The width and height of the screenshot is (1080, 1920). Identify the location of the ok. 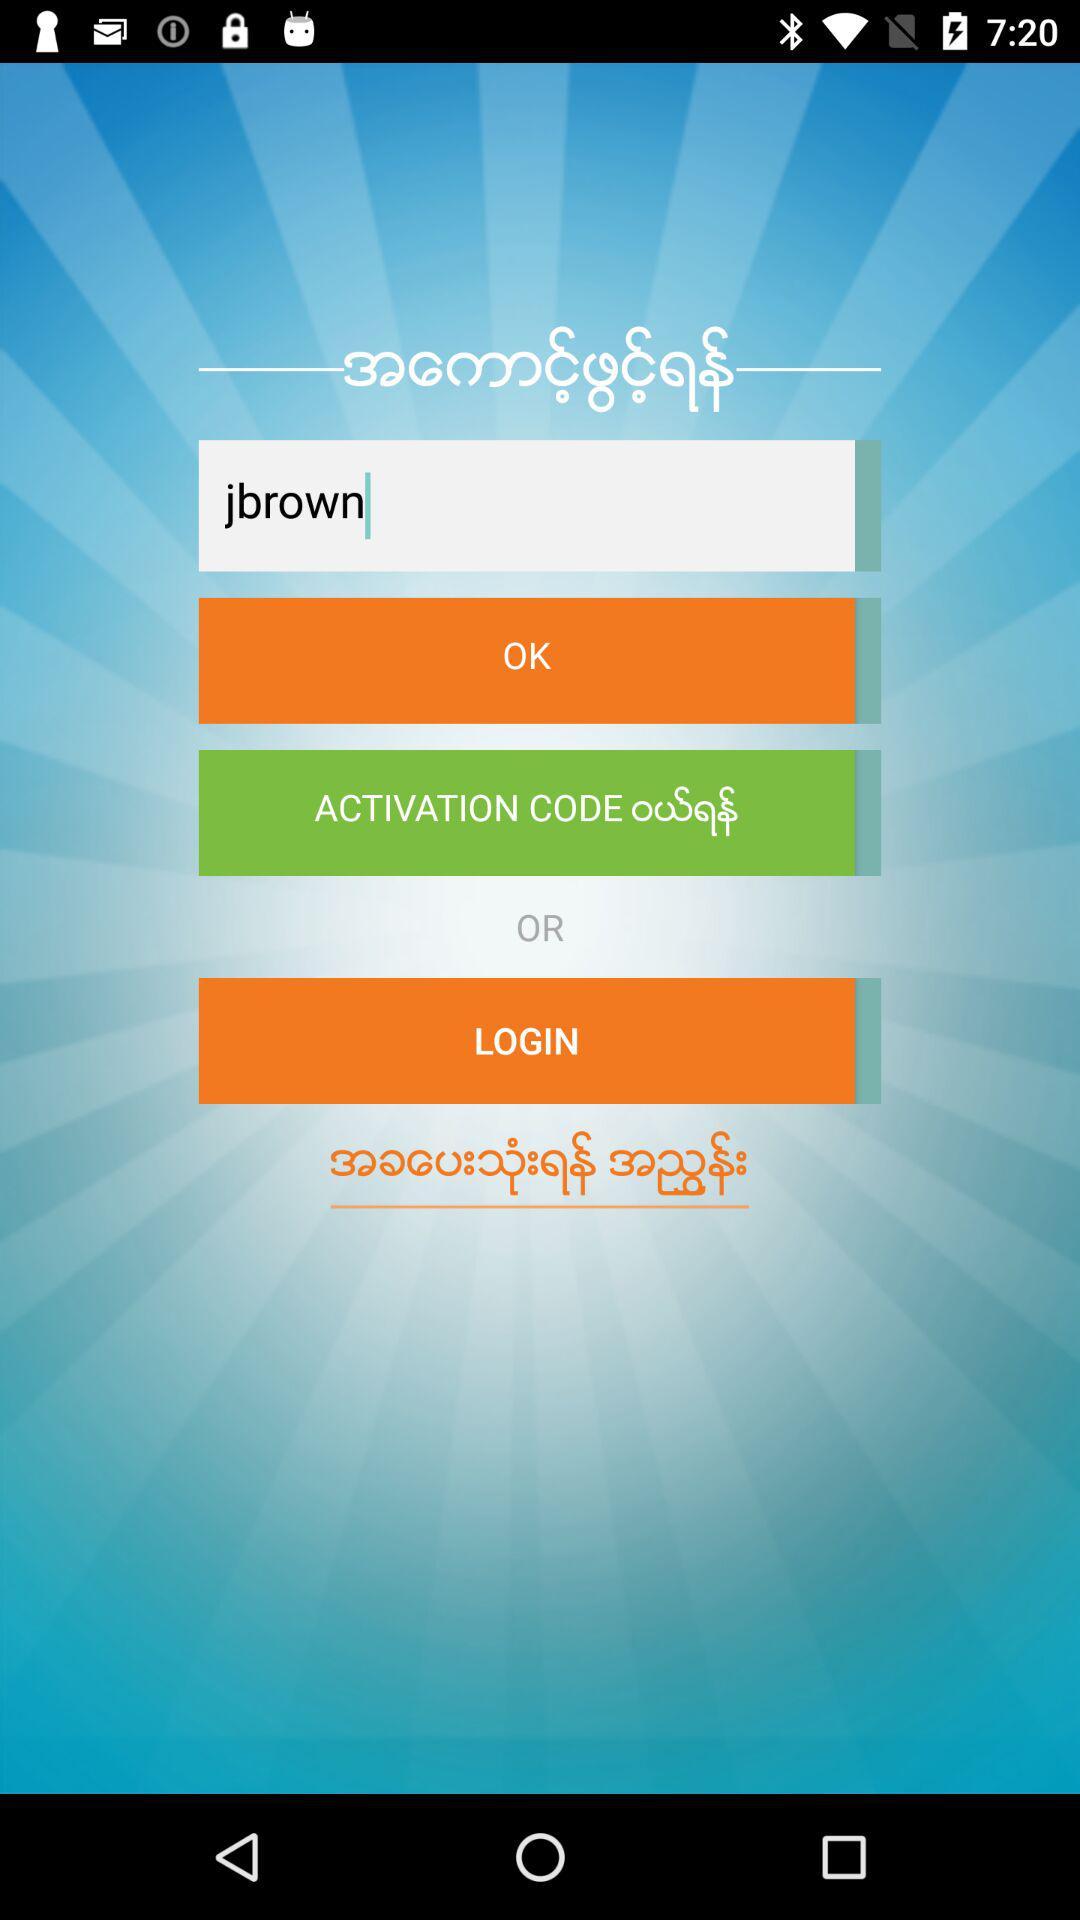
(525, 660).